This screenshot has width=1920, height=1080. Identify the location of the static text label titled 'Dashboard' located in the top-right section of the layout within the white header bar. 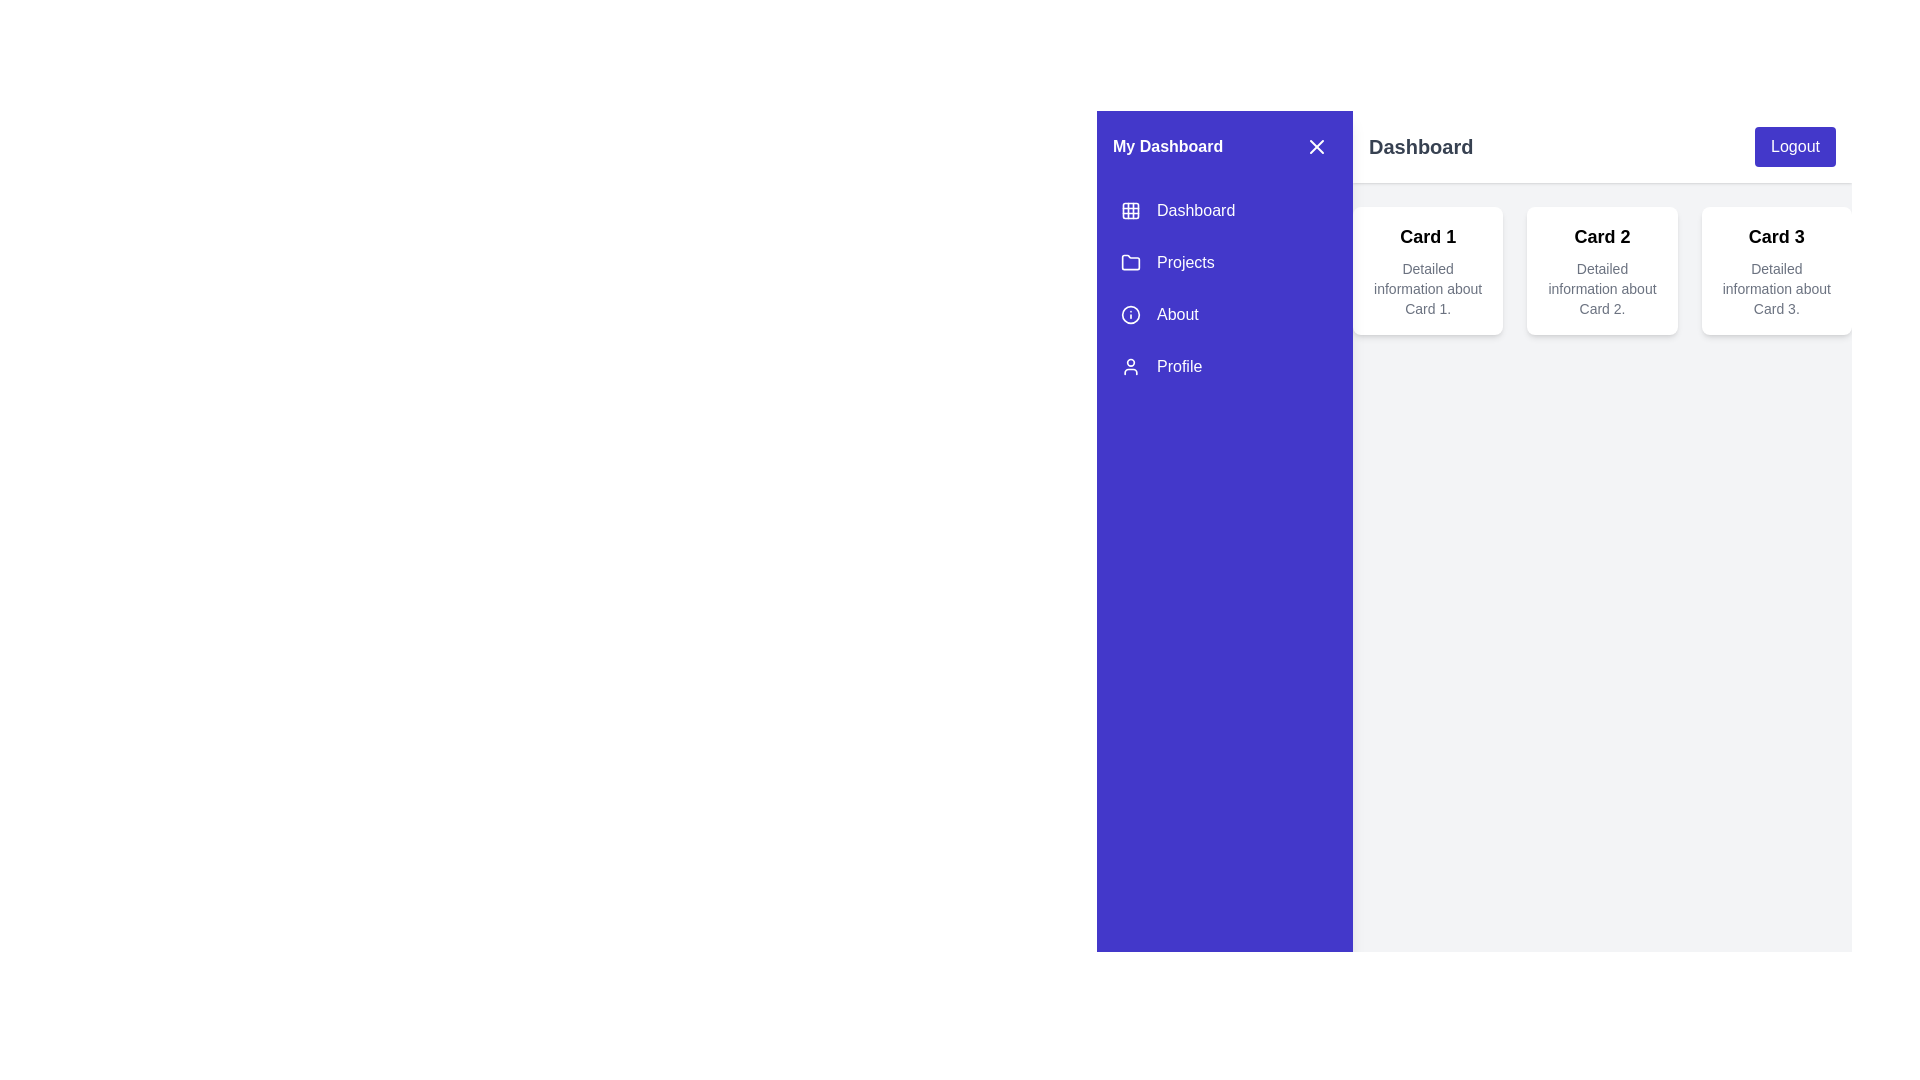
(1420, 145).